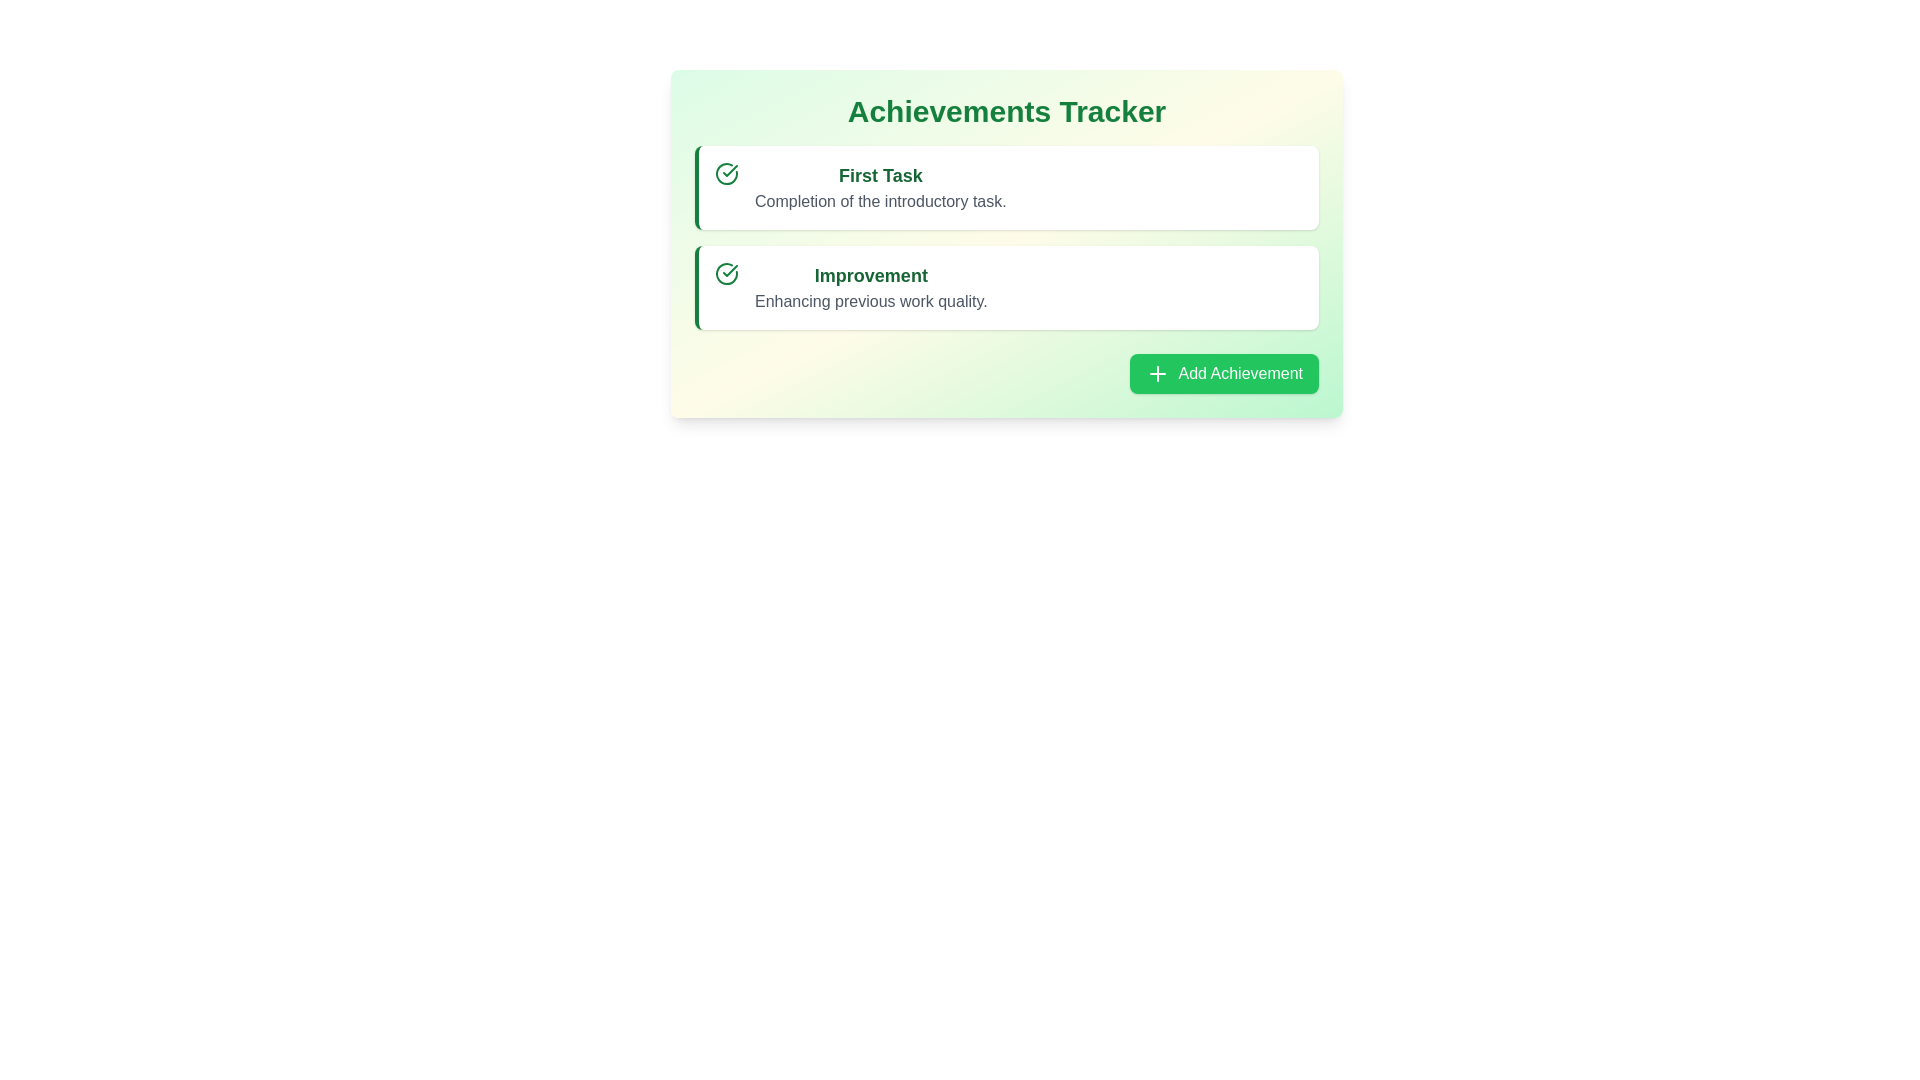  Describe the element at coordinates (880, 175) in the screenshot. I see `the static text element that displays 'First Task' in a bold green font, located at the top of a white section above the description text 'Completion of the introductory task.'` at that location.